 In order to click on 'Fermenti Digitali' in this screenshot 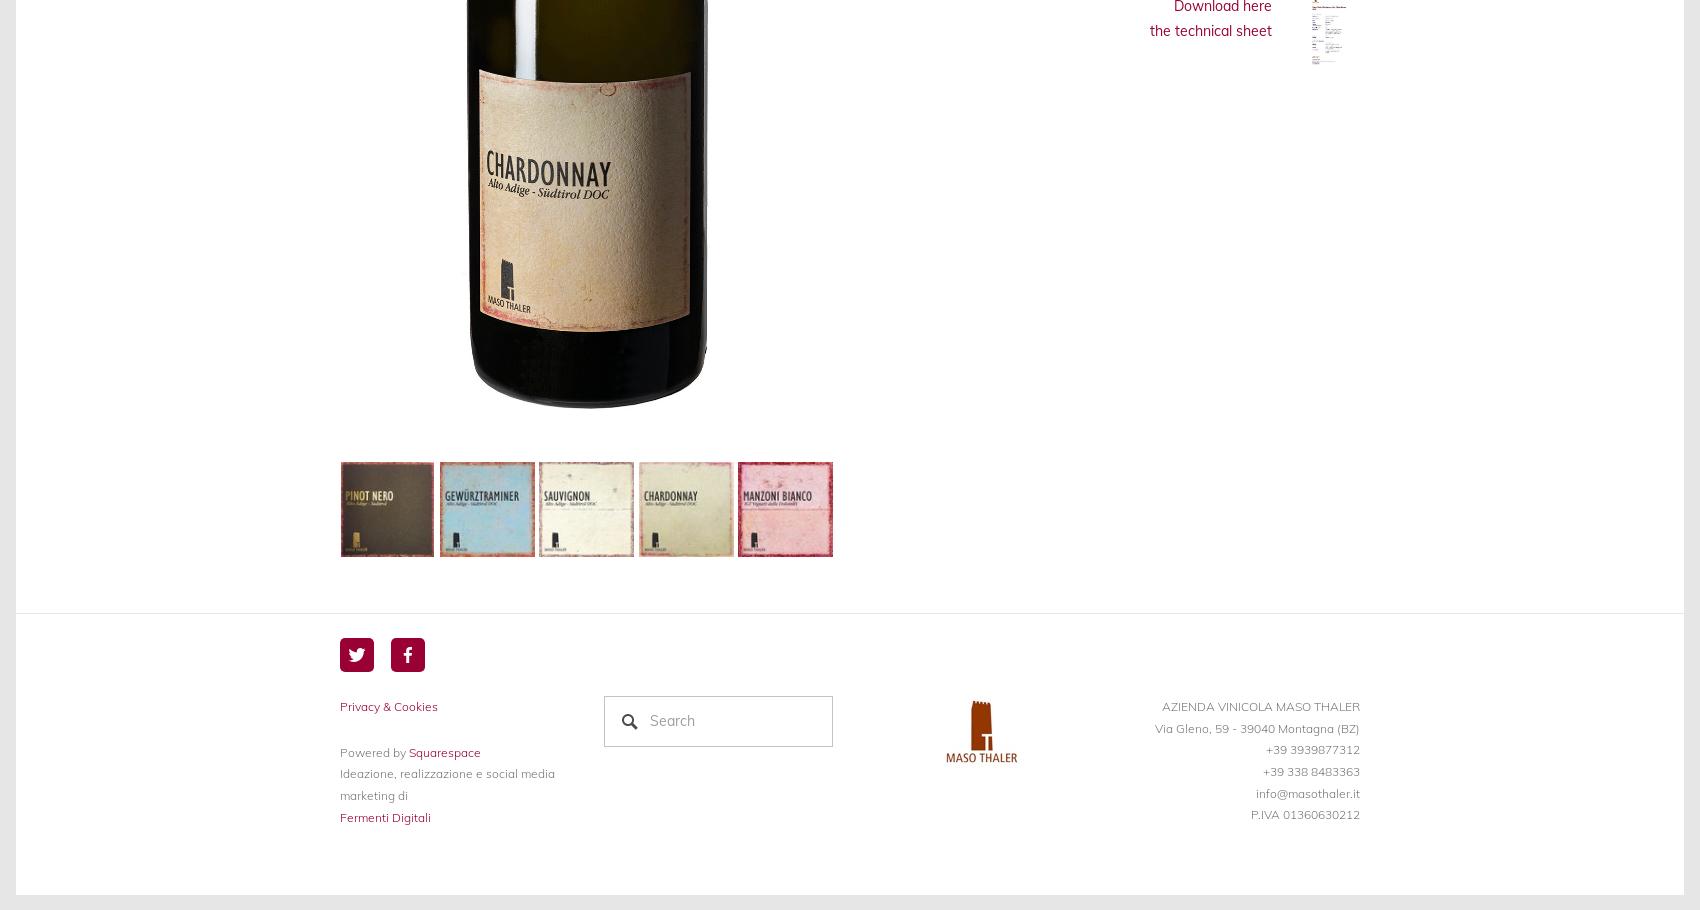, I will do `click(339, 816)`.